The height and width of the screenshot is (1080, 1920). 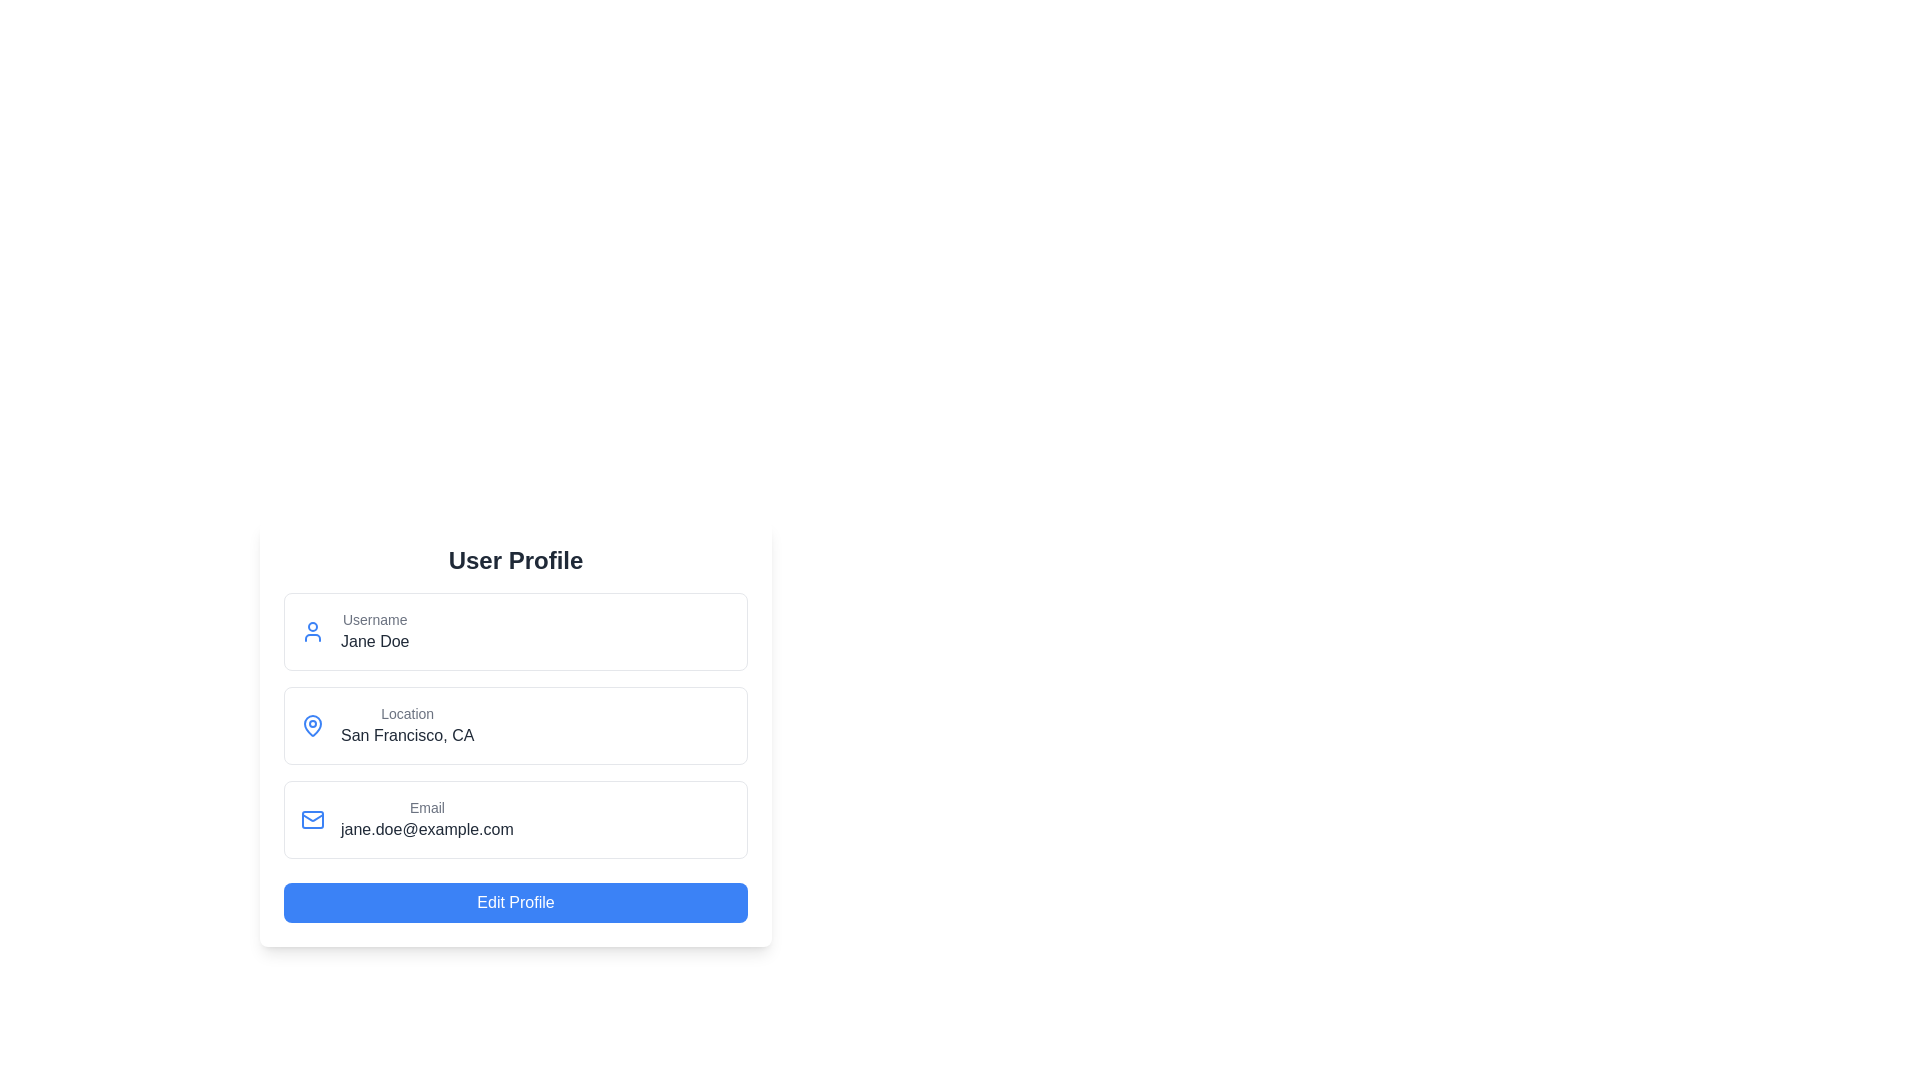 I want to click on the user profile icon located at the top section of the user profile card, positioned before the text 'Username' and 'Jane Doe', so click(x=311, y=632).